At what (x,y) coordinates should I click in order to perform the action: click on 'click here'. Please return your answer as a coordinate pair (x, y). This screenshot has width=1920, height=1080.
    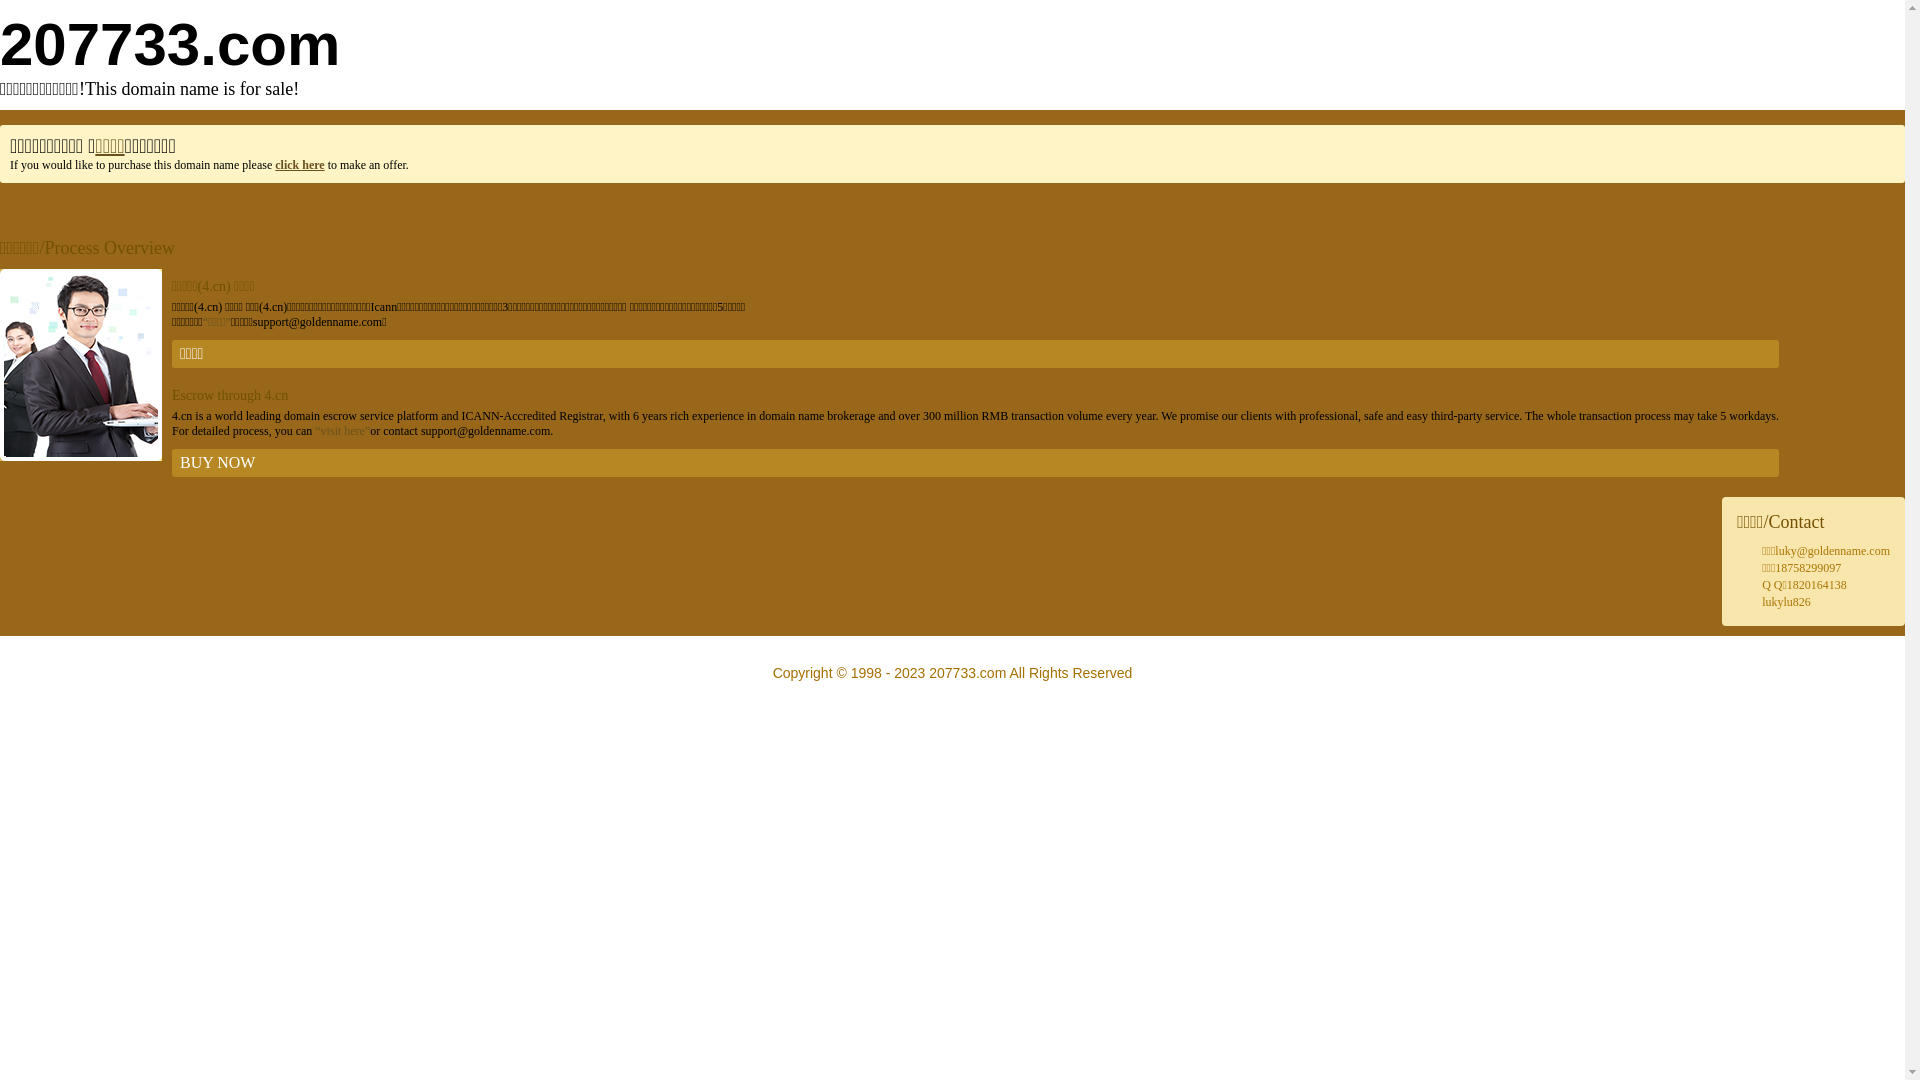
    Looking at the image, I should click on (298, 164).